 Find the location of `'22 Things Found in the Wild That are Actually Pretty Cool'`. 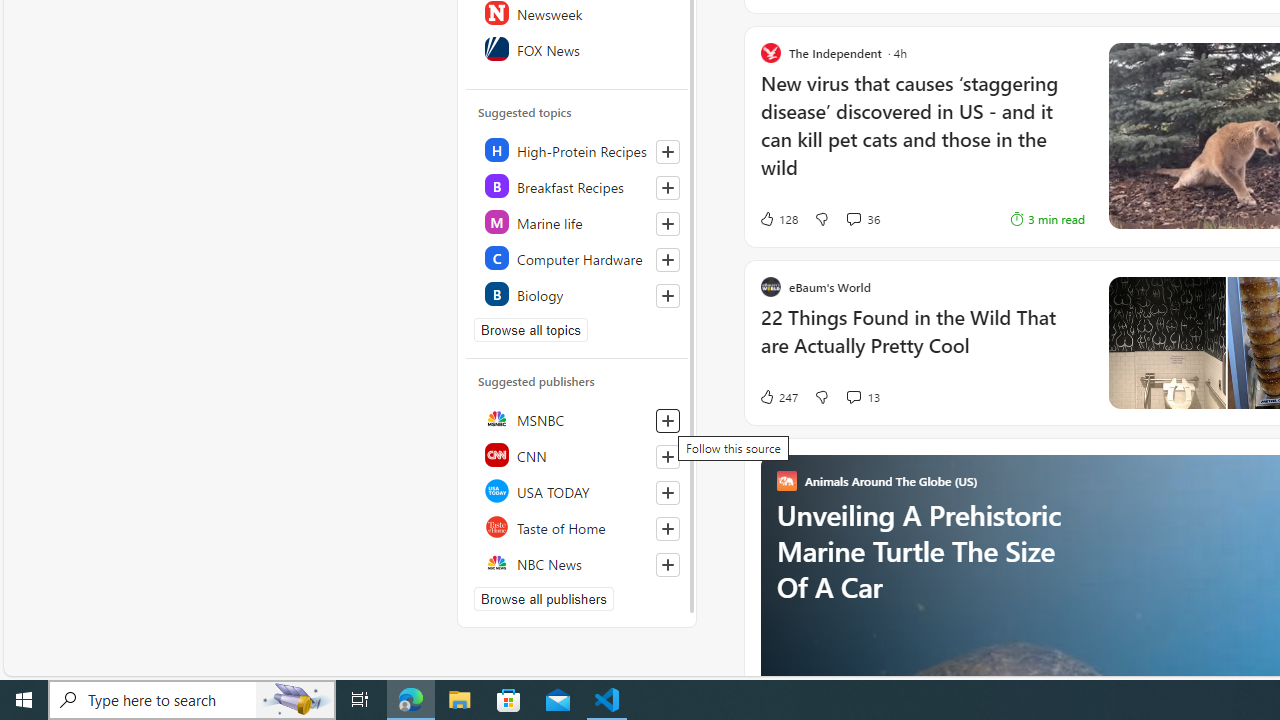

'22 Things Found in the Wild That are Actually Pretty Cool' is located at coordinates (921, 341).